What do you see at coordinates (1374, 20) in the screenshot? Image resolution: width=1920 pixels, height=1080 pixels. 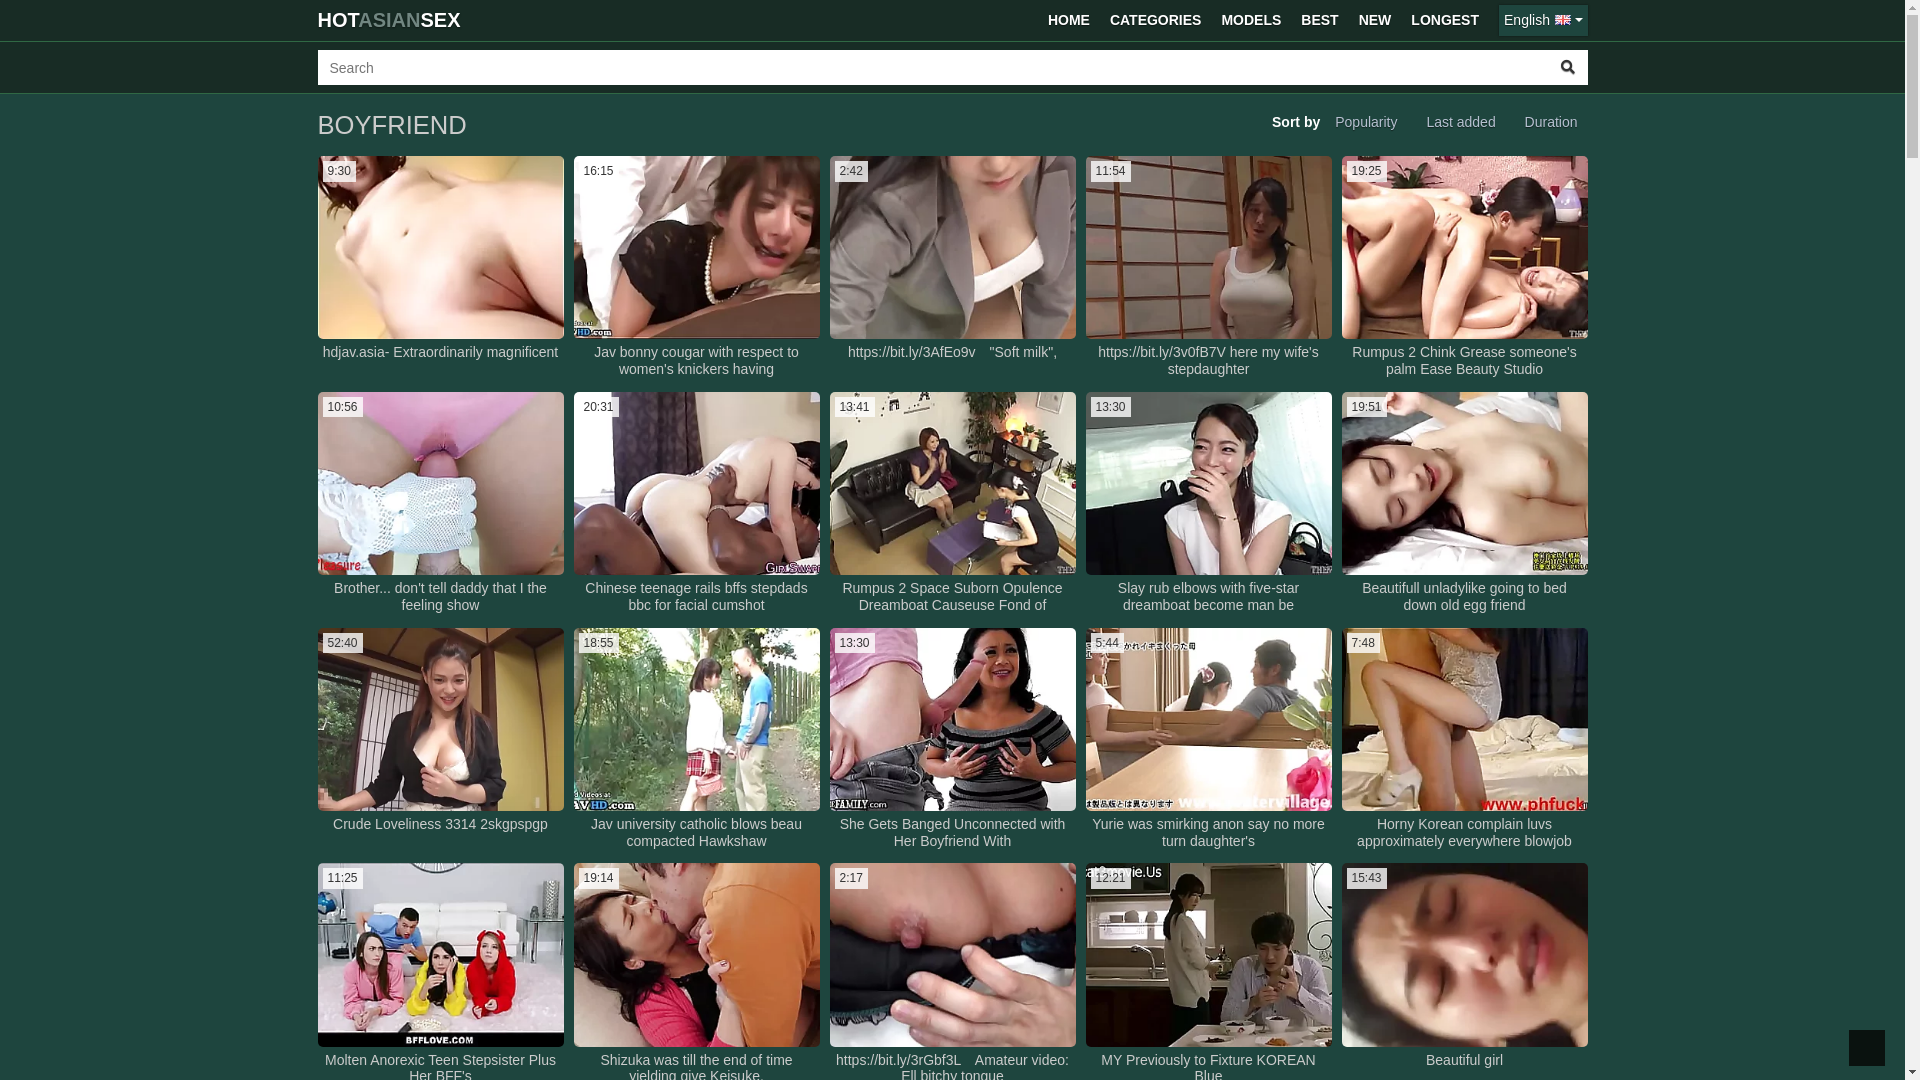 I see `'NEW'` at bounding box center [1374, 20].